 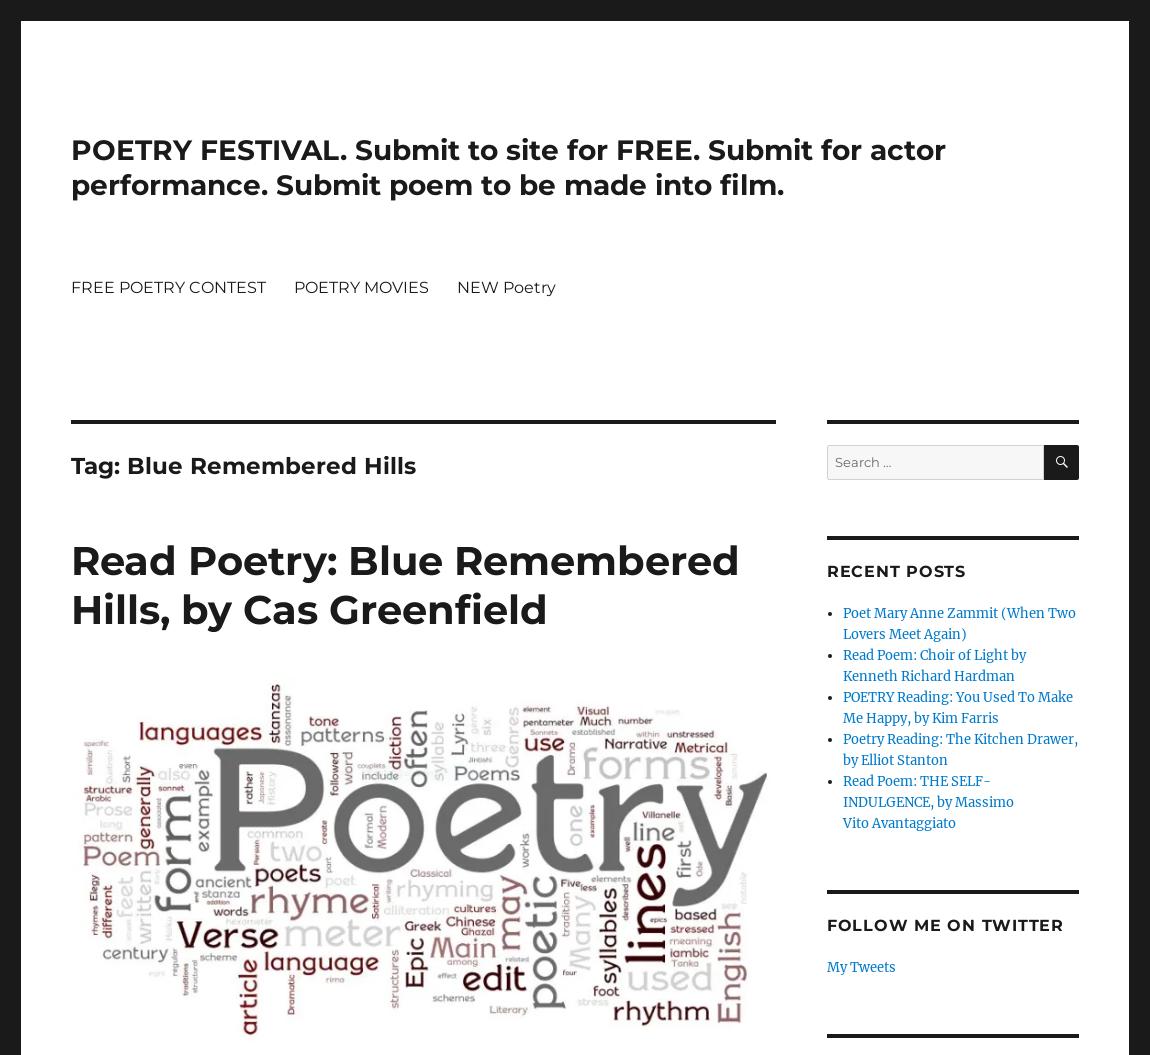 I want to click on 'POETRY Reading: You Used To Make Me Happy, by Kim Farris', so click(x=957, y=708).